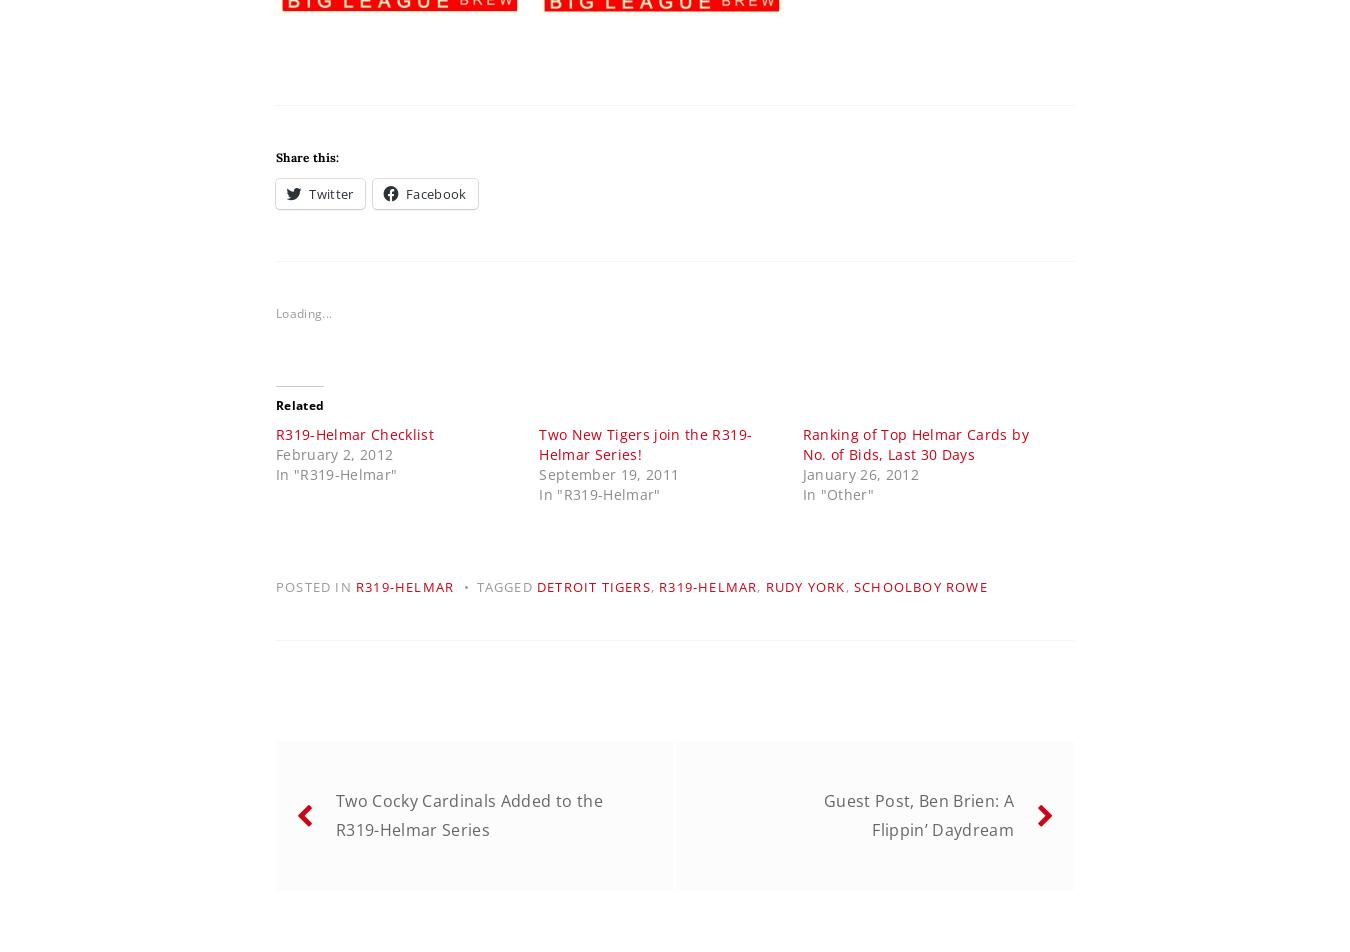 This screenshot has height=952, width=1350. Describe the element at coordinates (805, 587) in the screenshot. I see `'Rudy York'` at that location.